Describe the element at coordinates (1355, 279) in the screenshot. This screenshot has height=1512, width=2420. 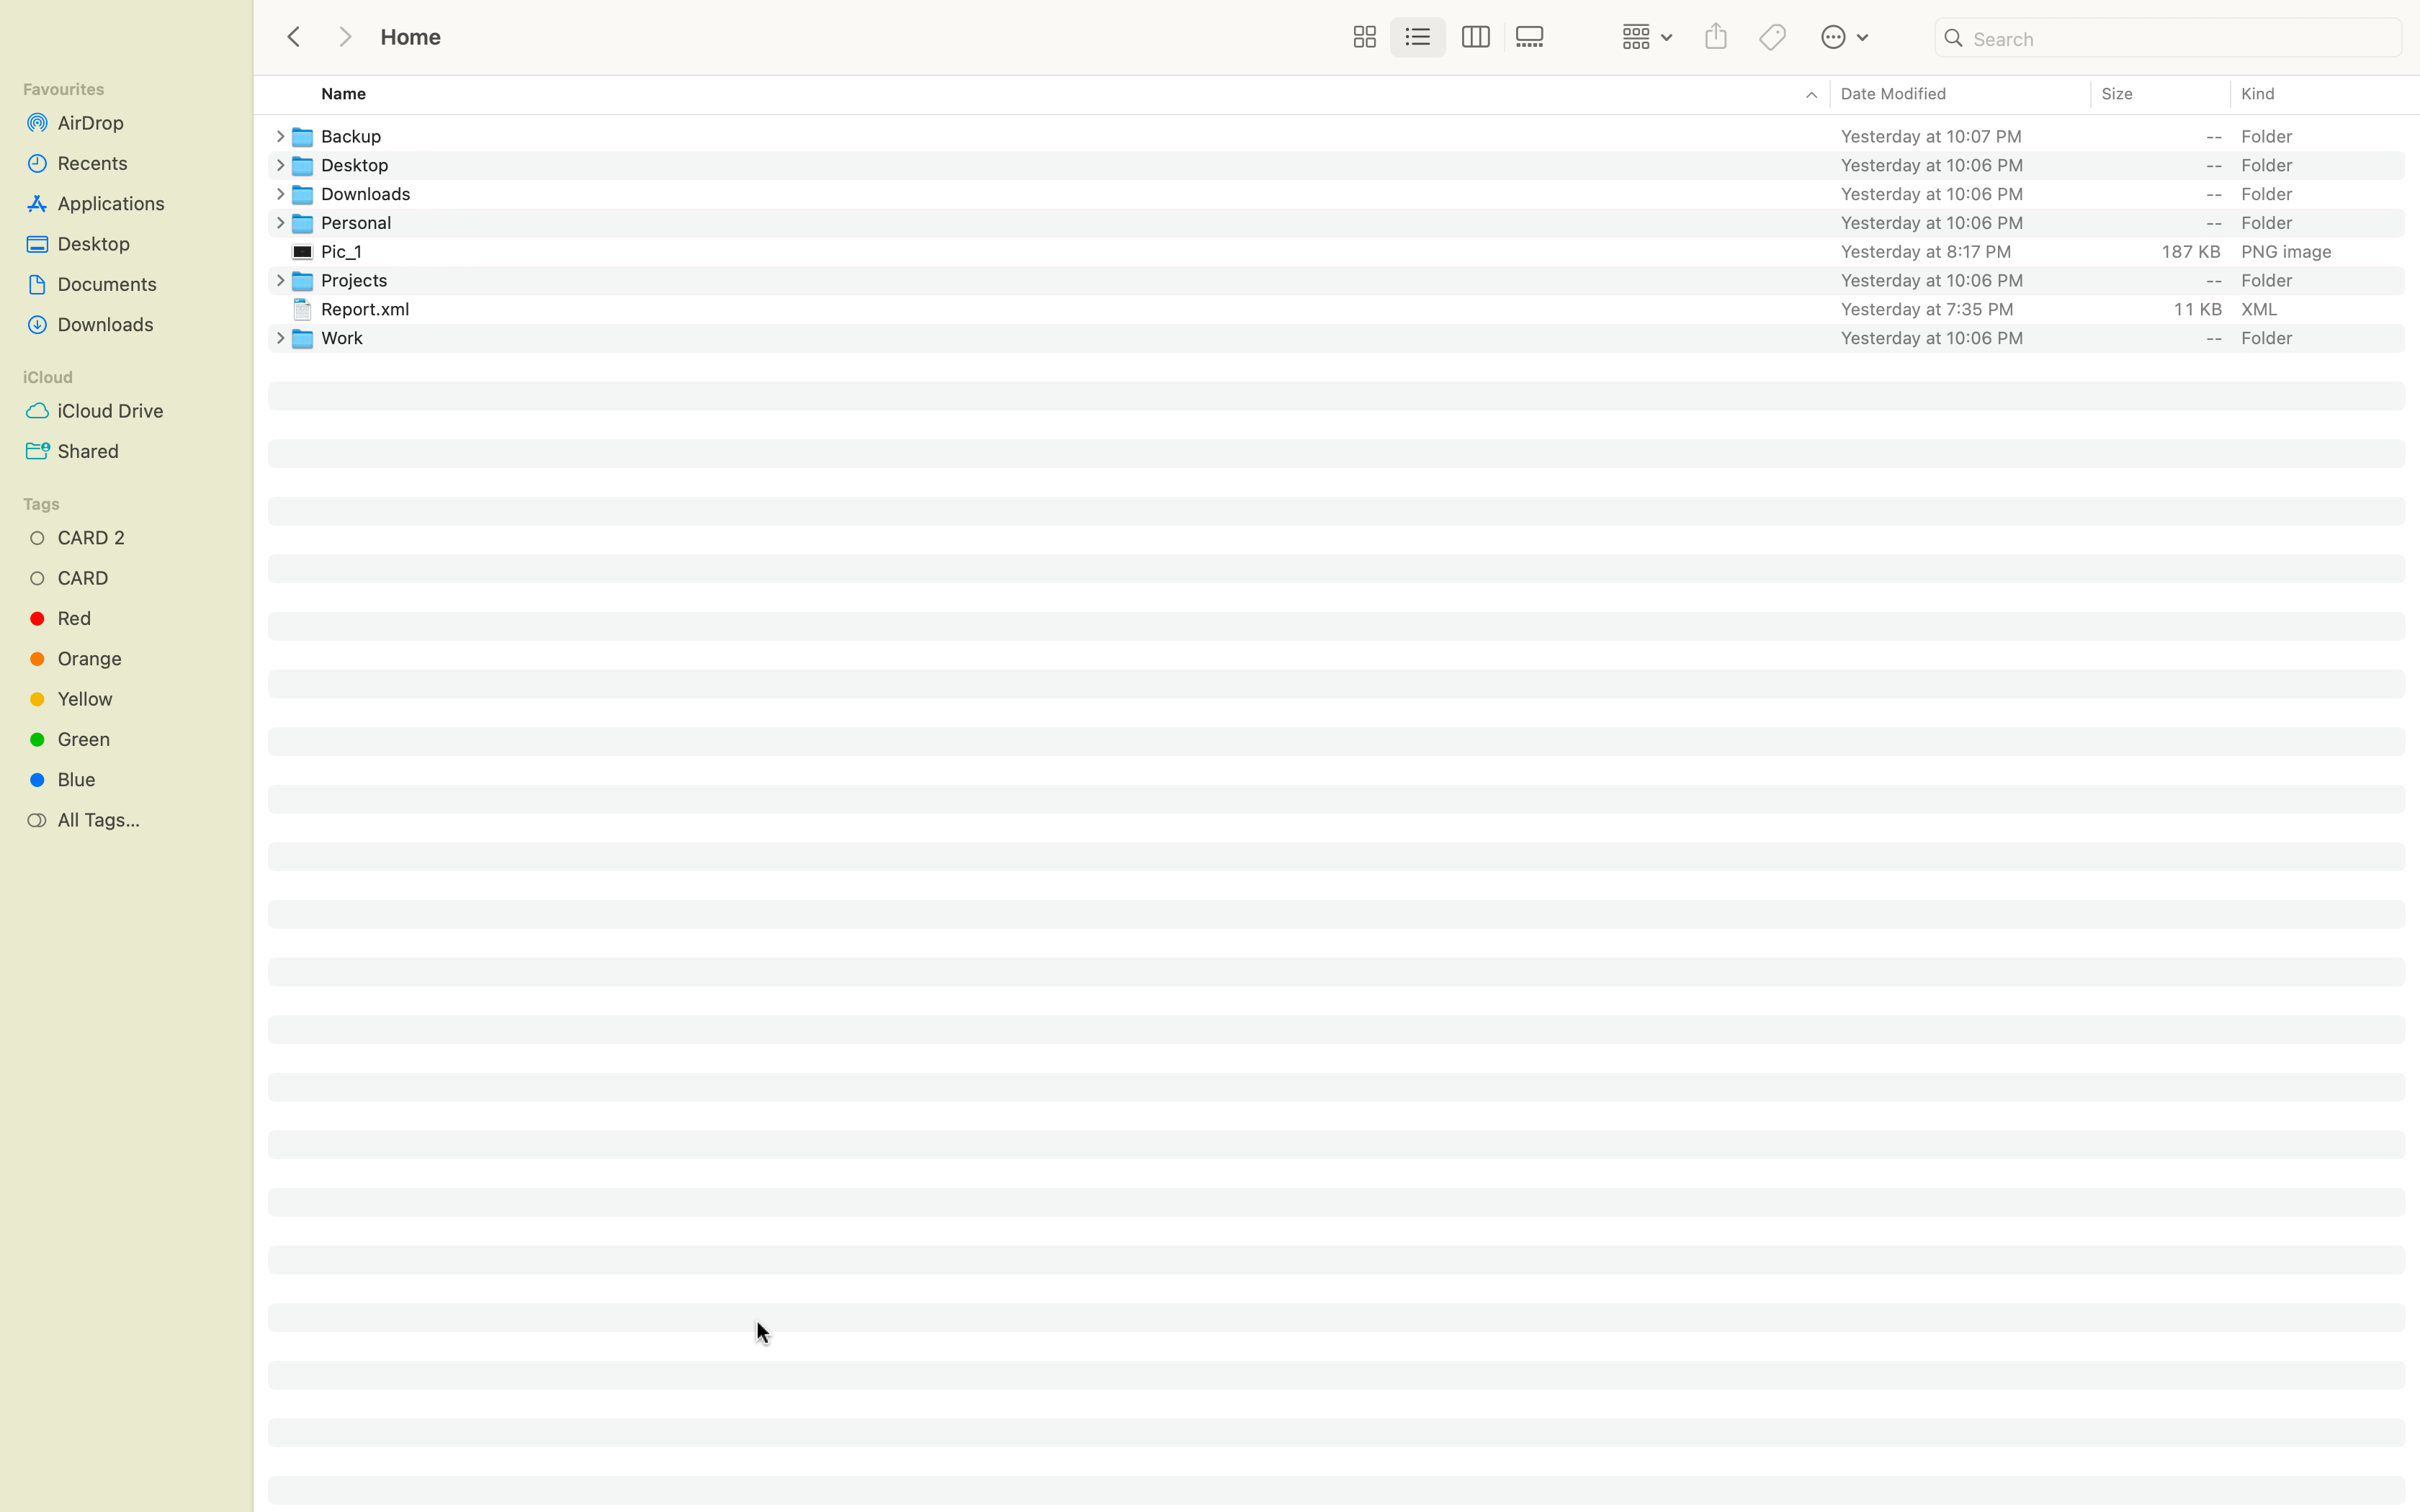
I see `Rename the Projects folder to "My Projects` at that location.